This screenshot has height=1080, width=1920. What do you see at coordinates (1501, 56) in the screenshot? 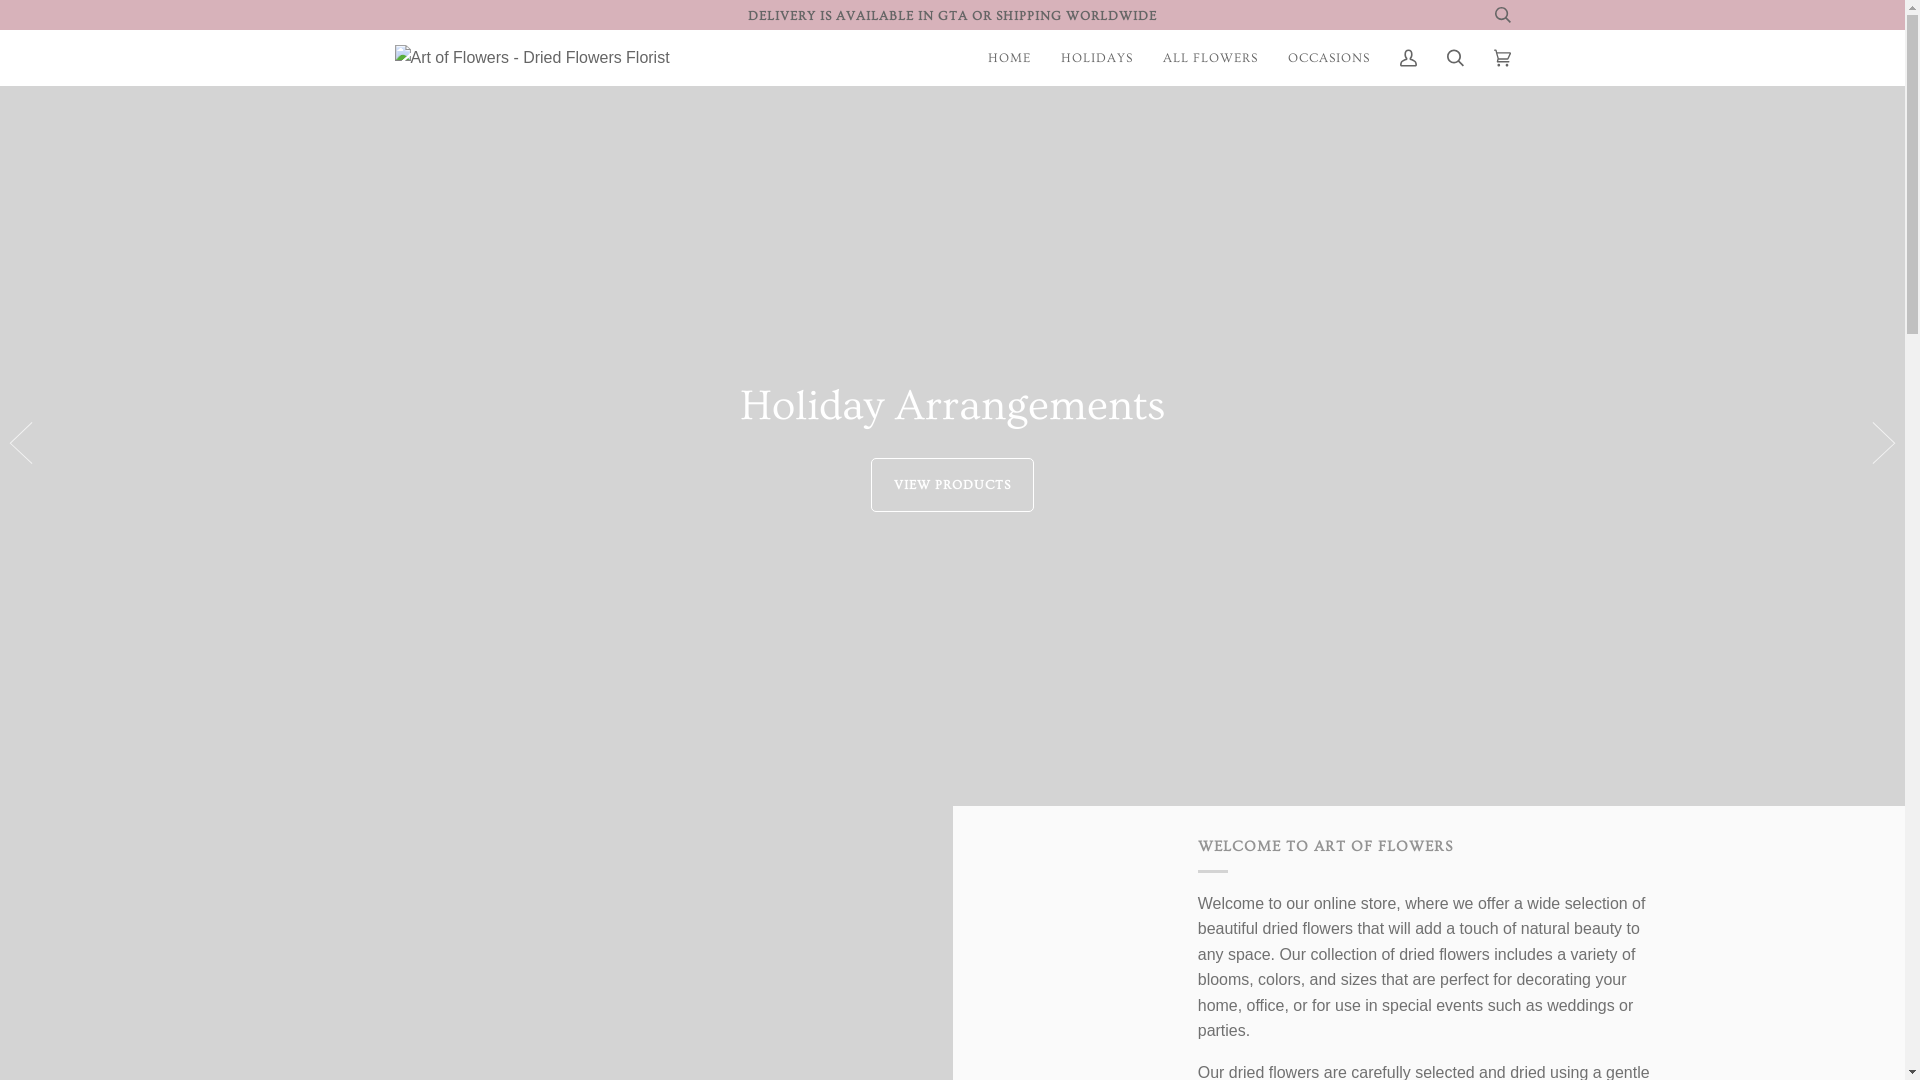
I see `'Cart` at bounding box center [1501, 56].